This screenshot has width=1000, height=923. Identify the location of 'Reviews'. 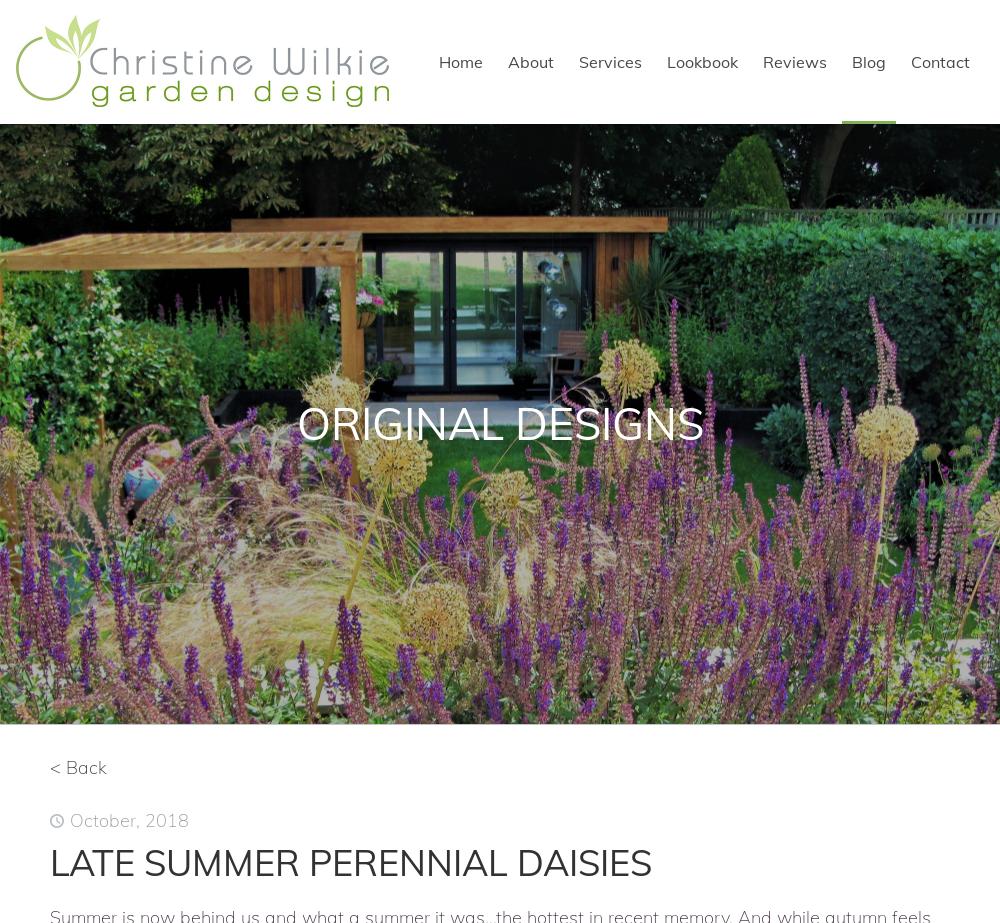
(795, 62).